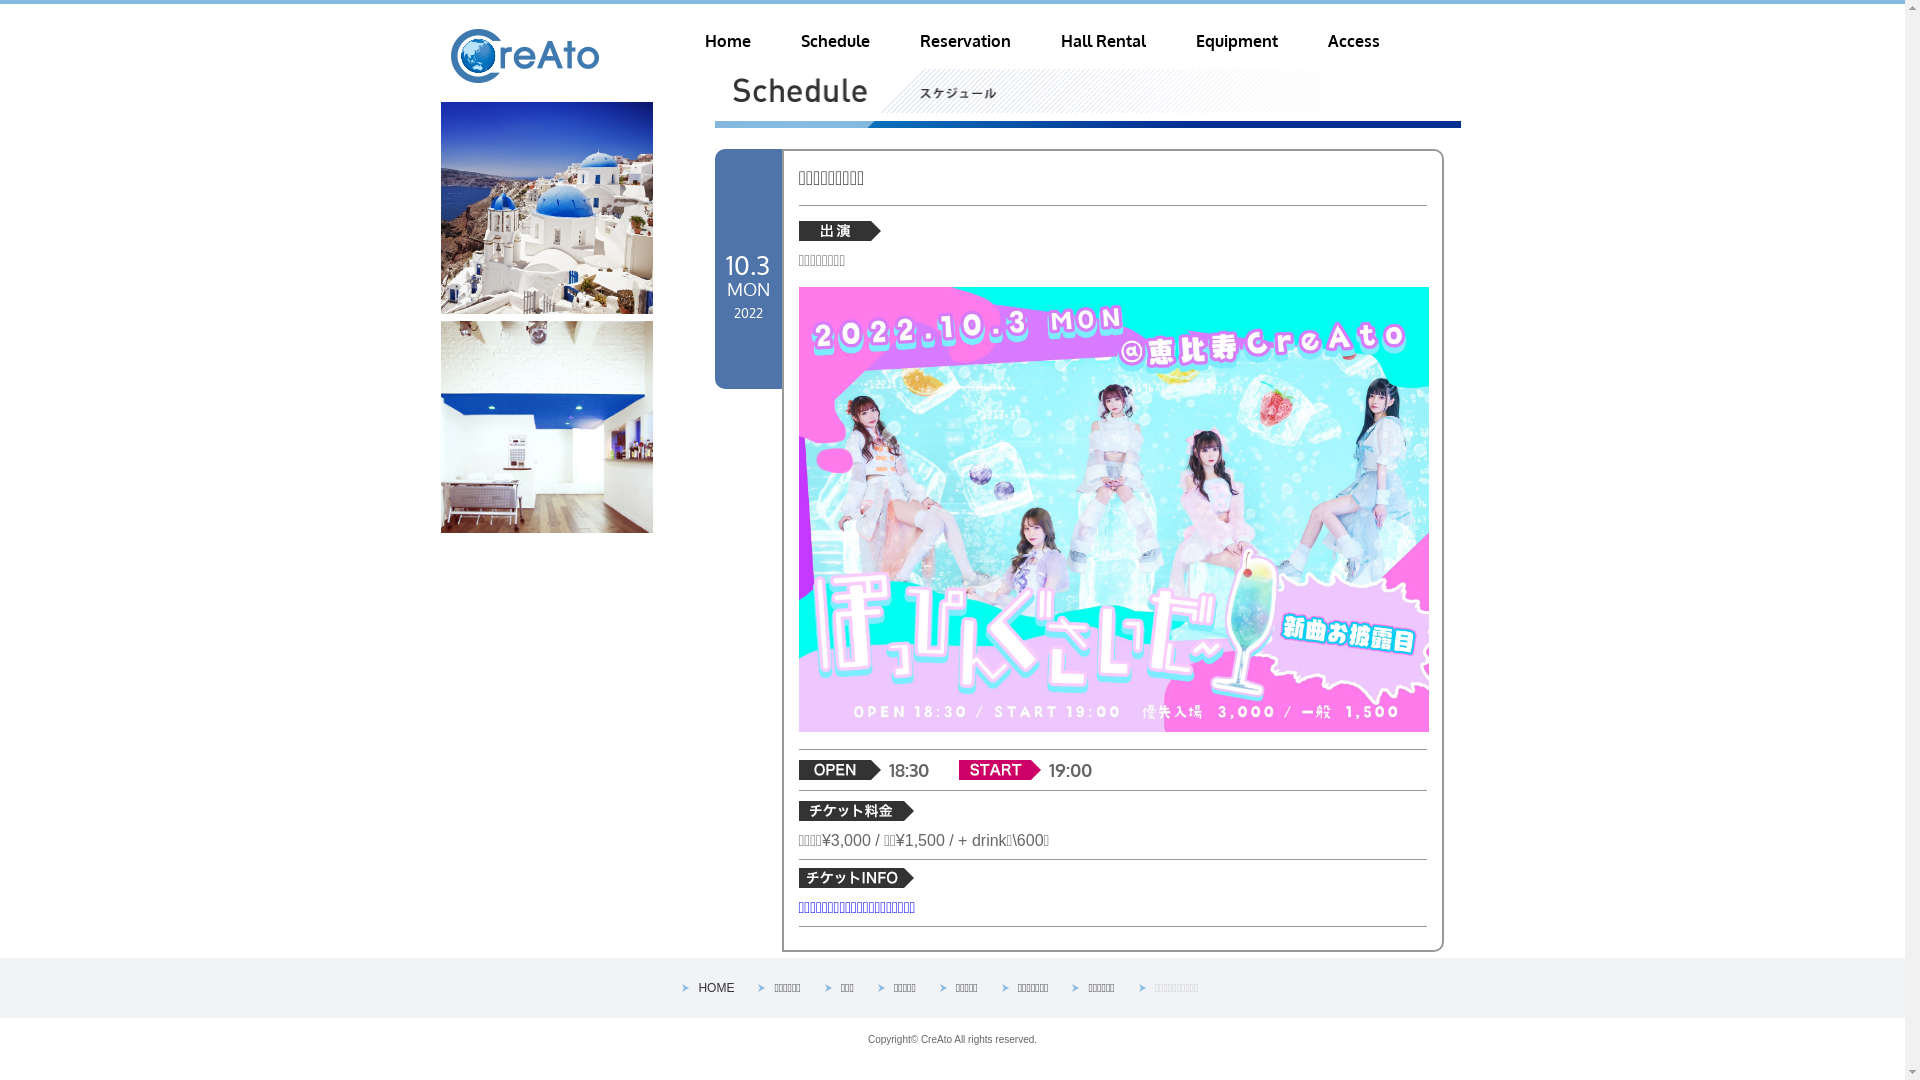 Image resolution: width=1920 pixels, height=1080 pixels. Describe the element at coordinates (834, 41) in the screenshot. I see `'Schedule'` at that location.